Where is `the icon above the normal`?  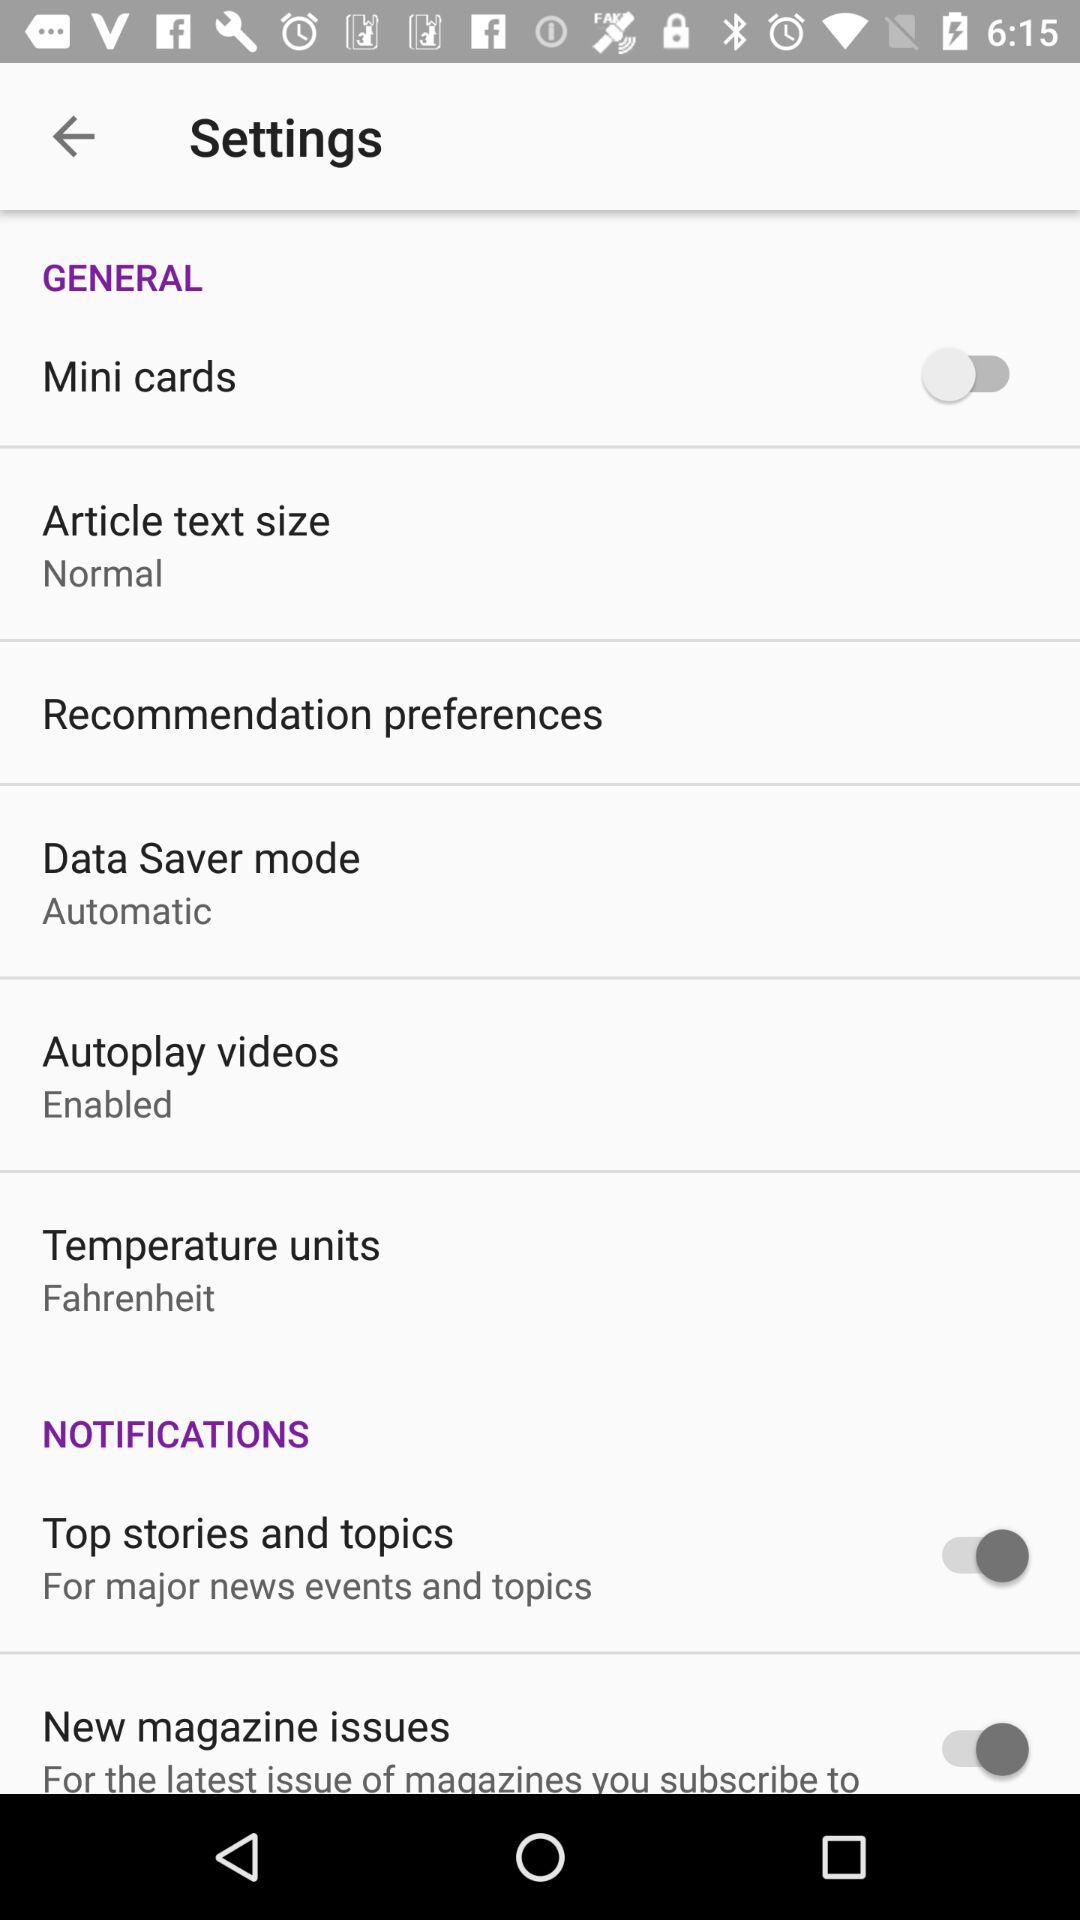
the icon above the normal is located at coordinates (186, 518).